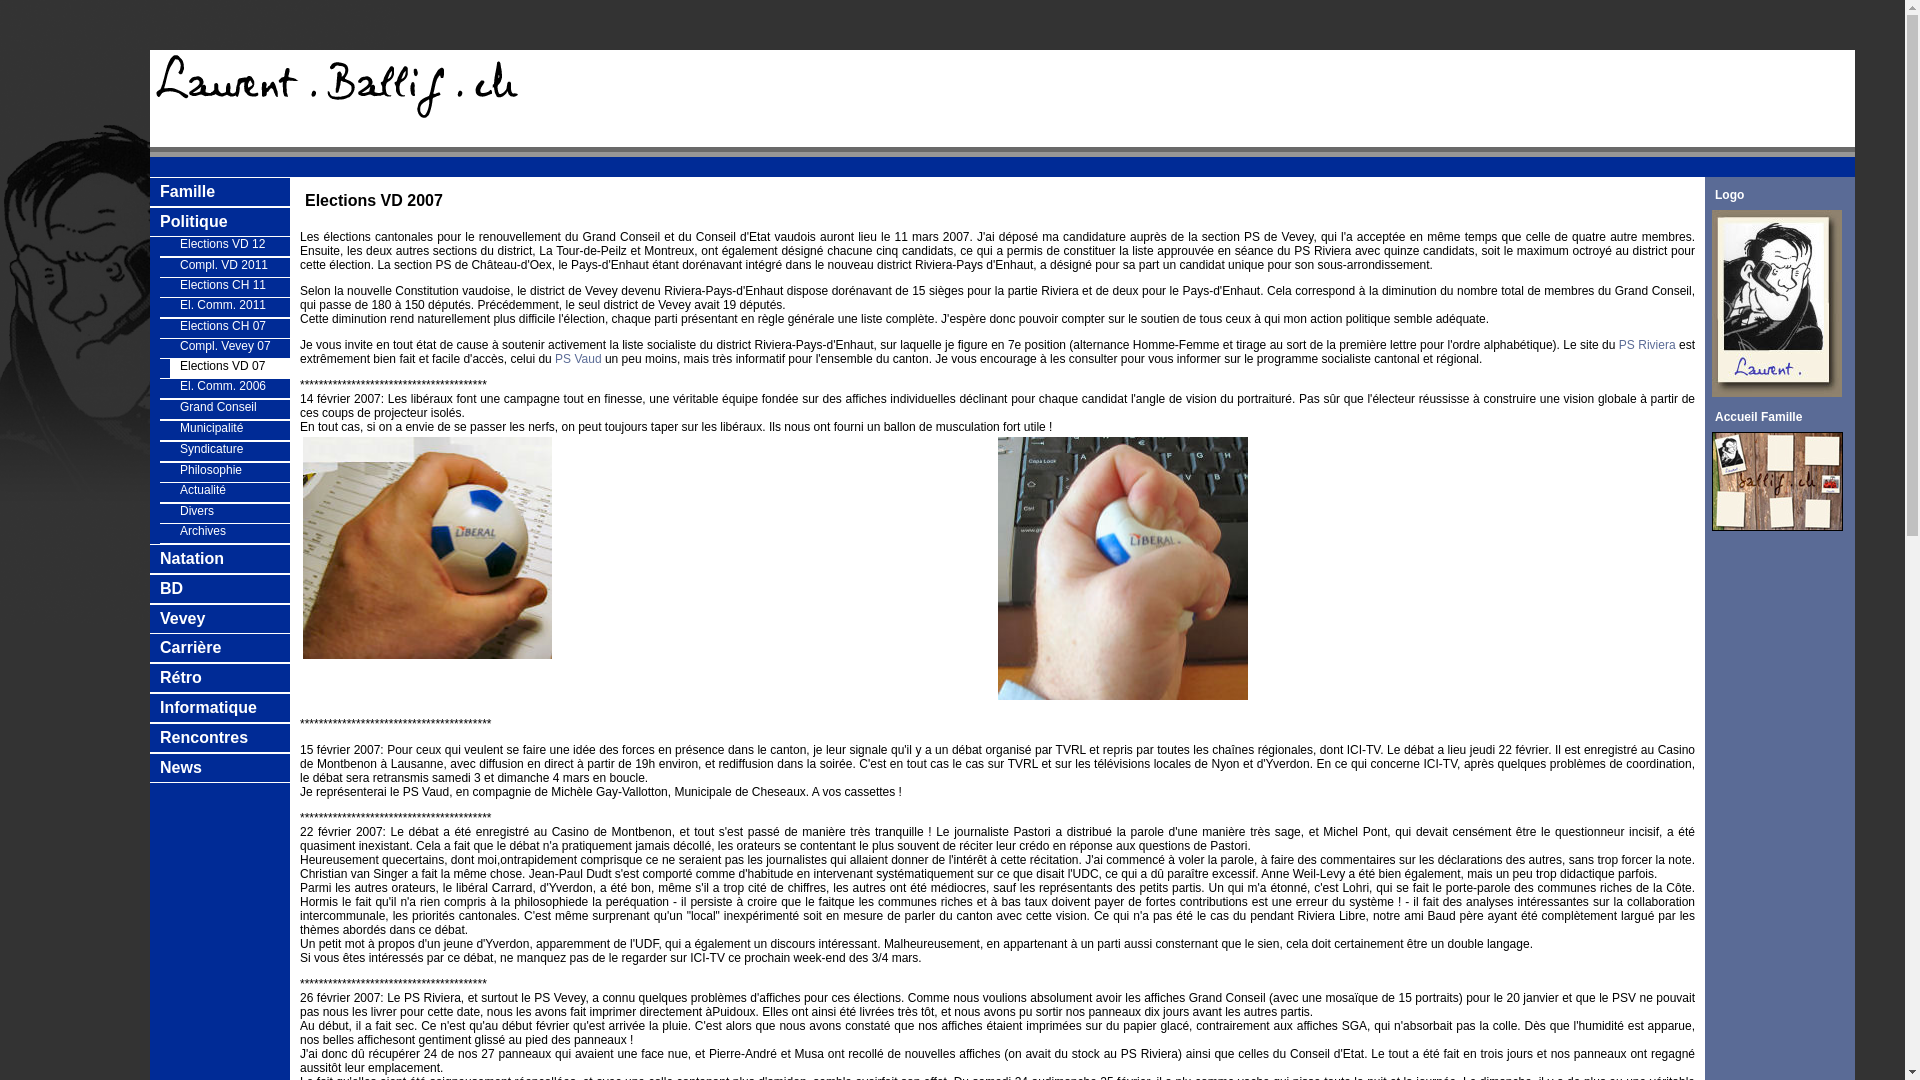 This screenshot has height=1080, width=1920. What do you see at coordinates (225, 222) in the screenshot?
I see `'Politique'` at bounding box center [225, 222].